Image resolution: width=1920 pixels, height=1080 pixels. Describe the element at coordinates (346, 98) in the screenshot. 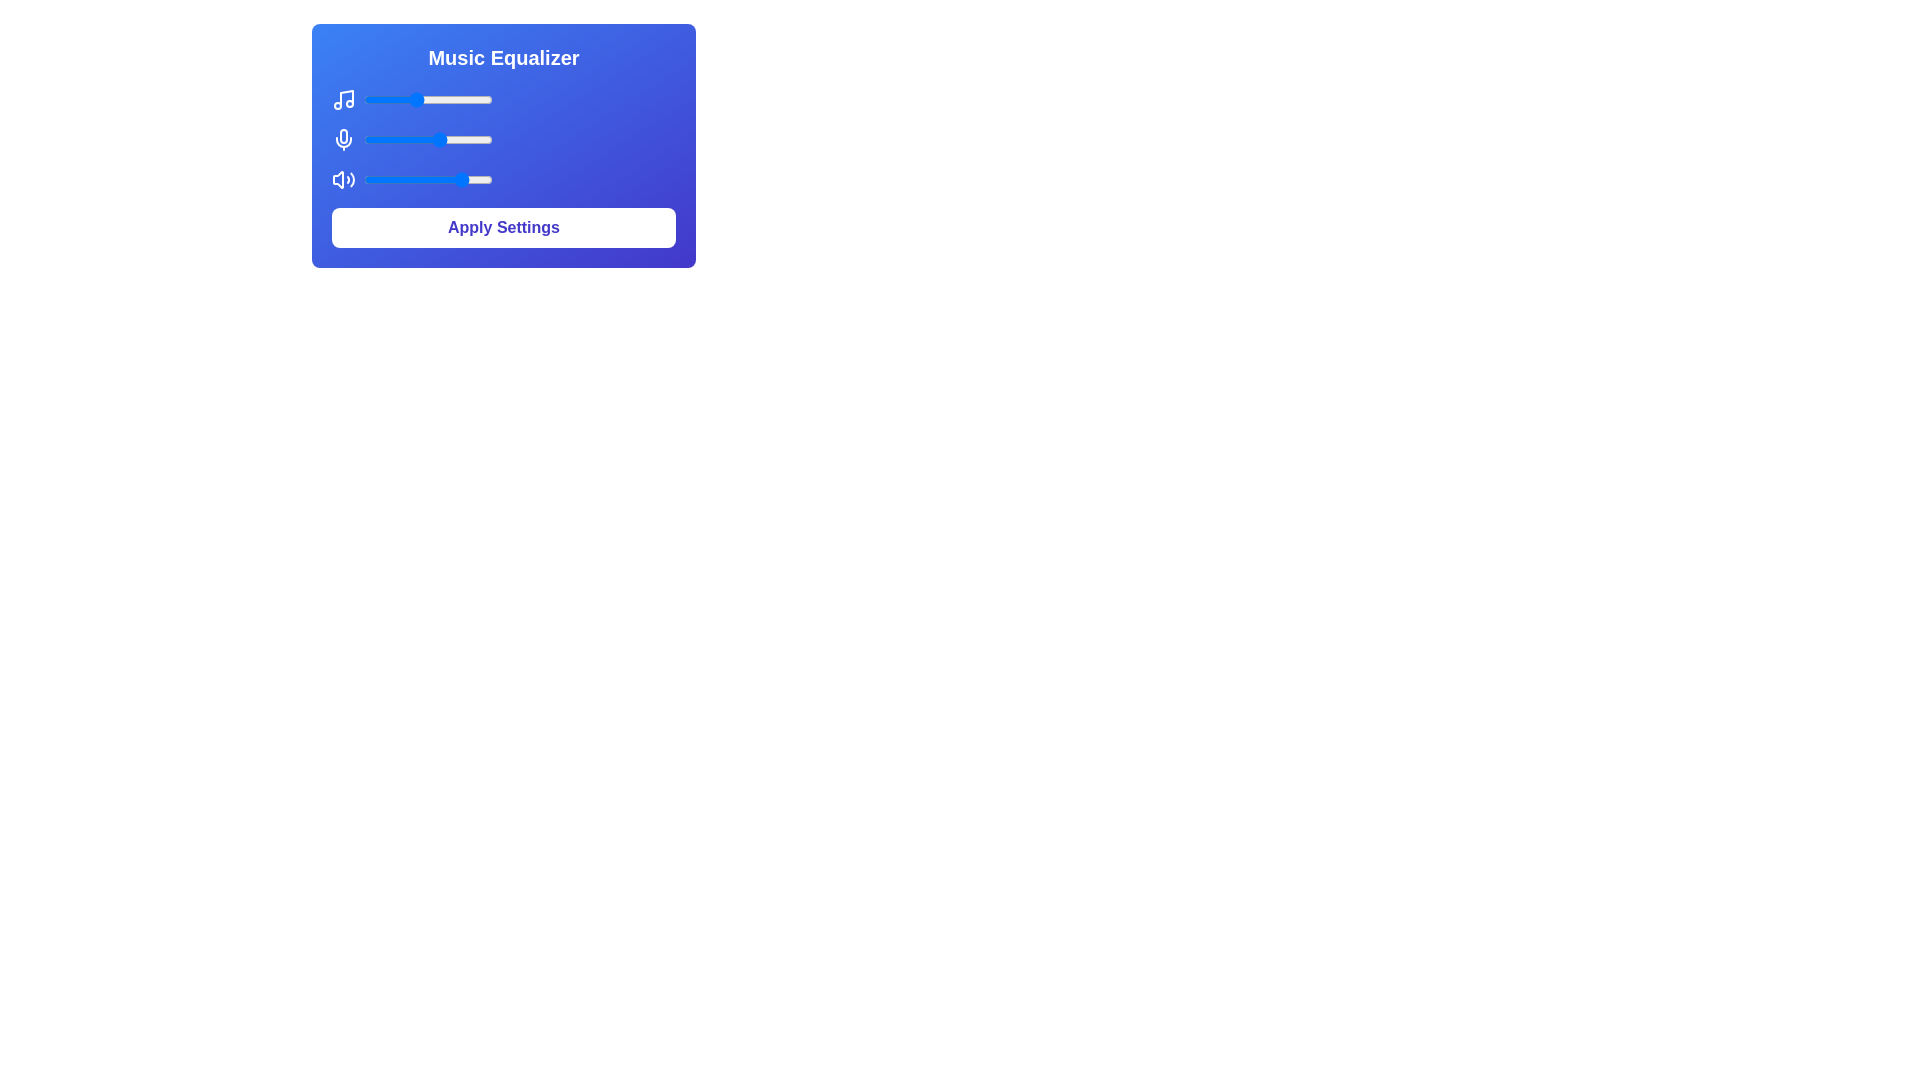

I see `the musical note icon located in the 'Music Equalizer' dialog box, positioned near the top left corner` at that location.